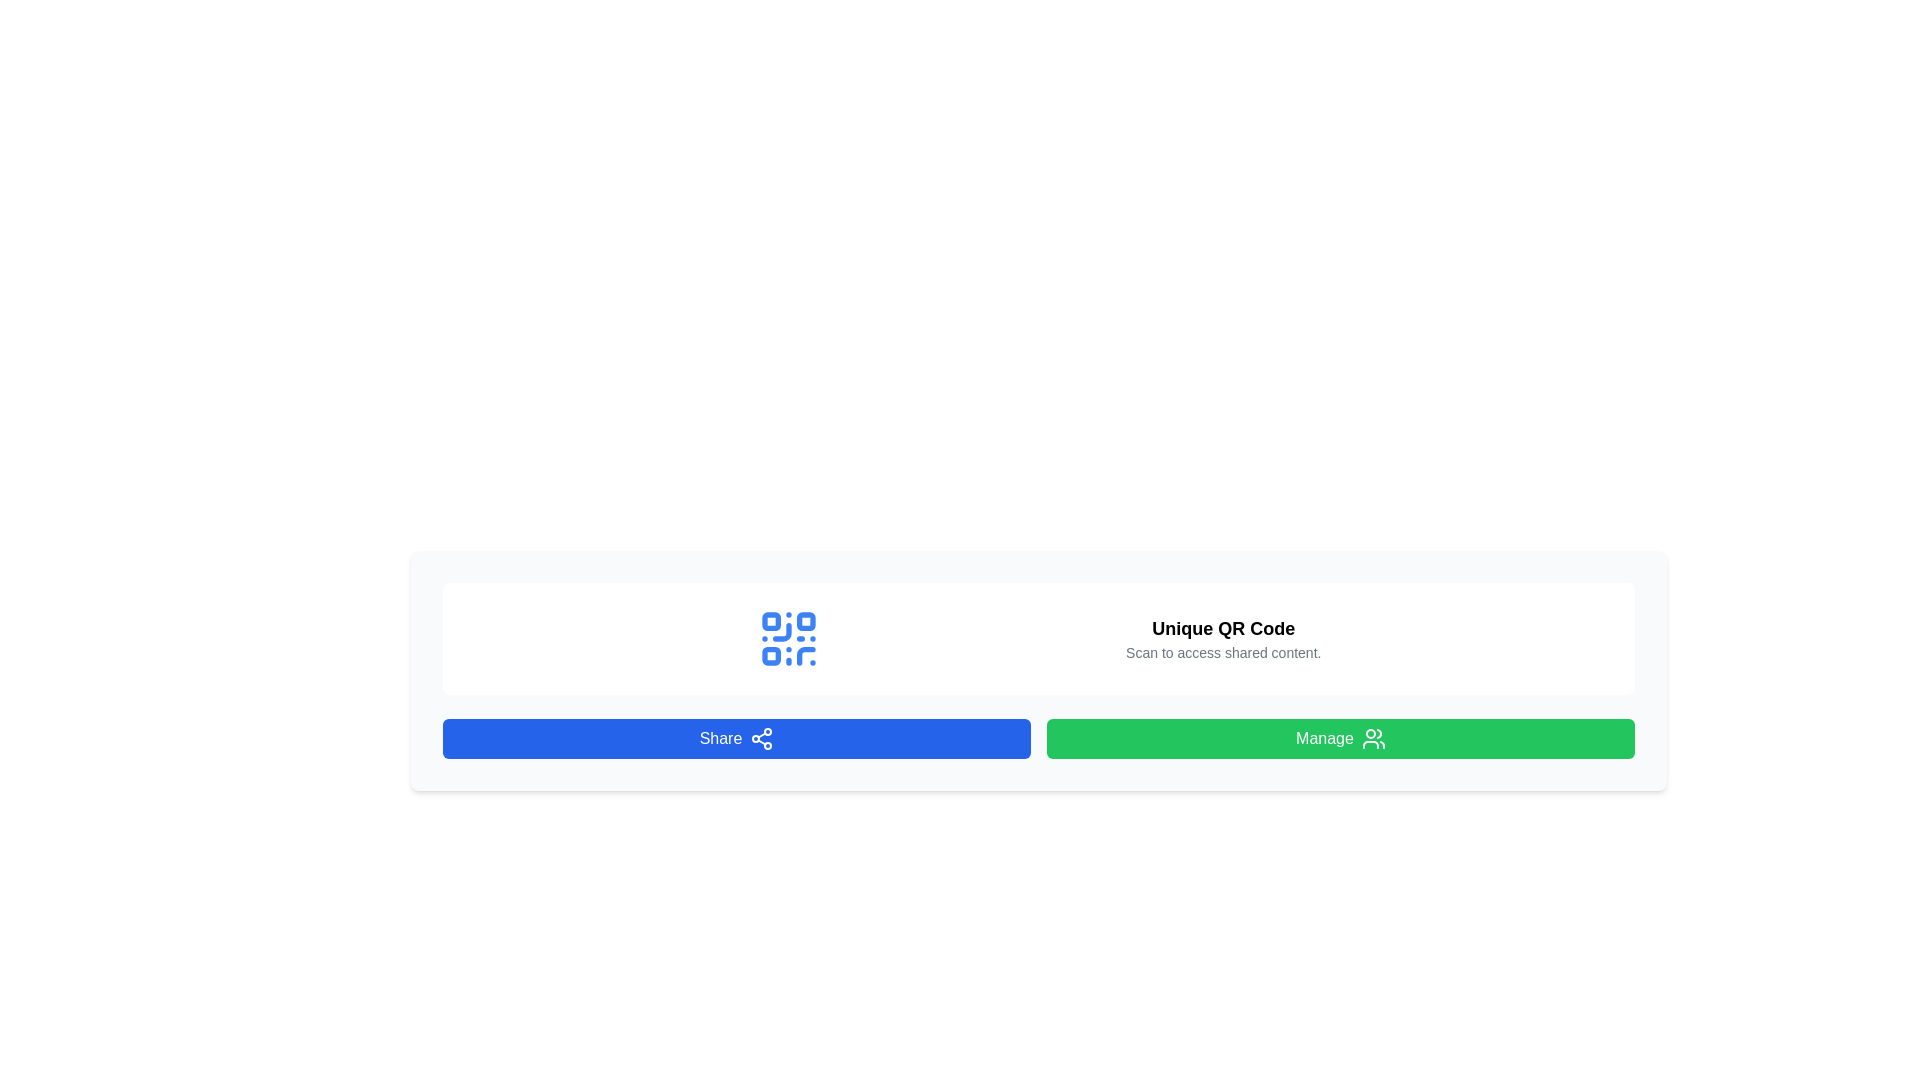 The height and width of the screenshot is (1080, 1920). What do you see at coordinates (1372, 739) in the screenshot?
I see `the 'Manage' button which is visually represented with an icon for 'Management' or 'Users' located at the right end of the button` at bounding box center [1372, 739].